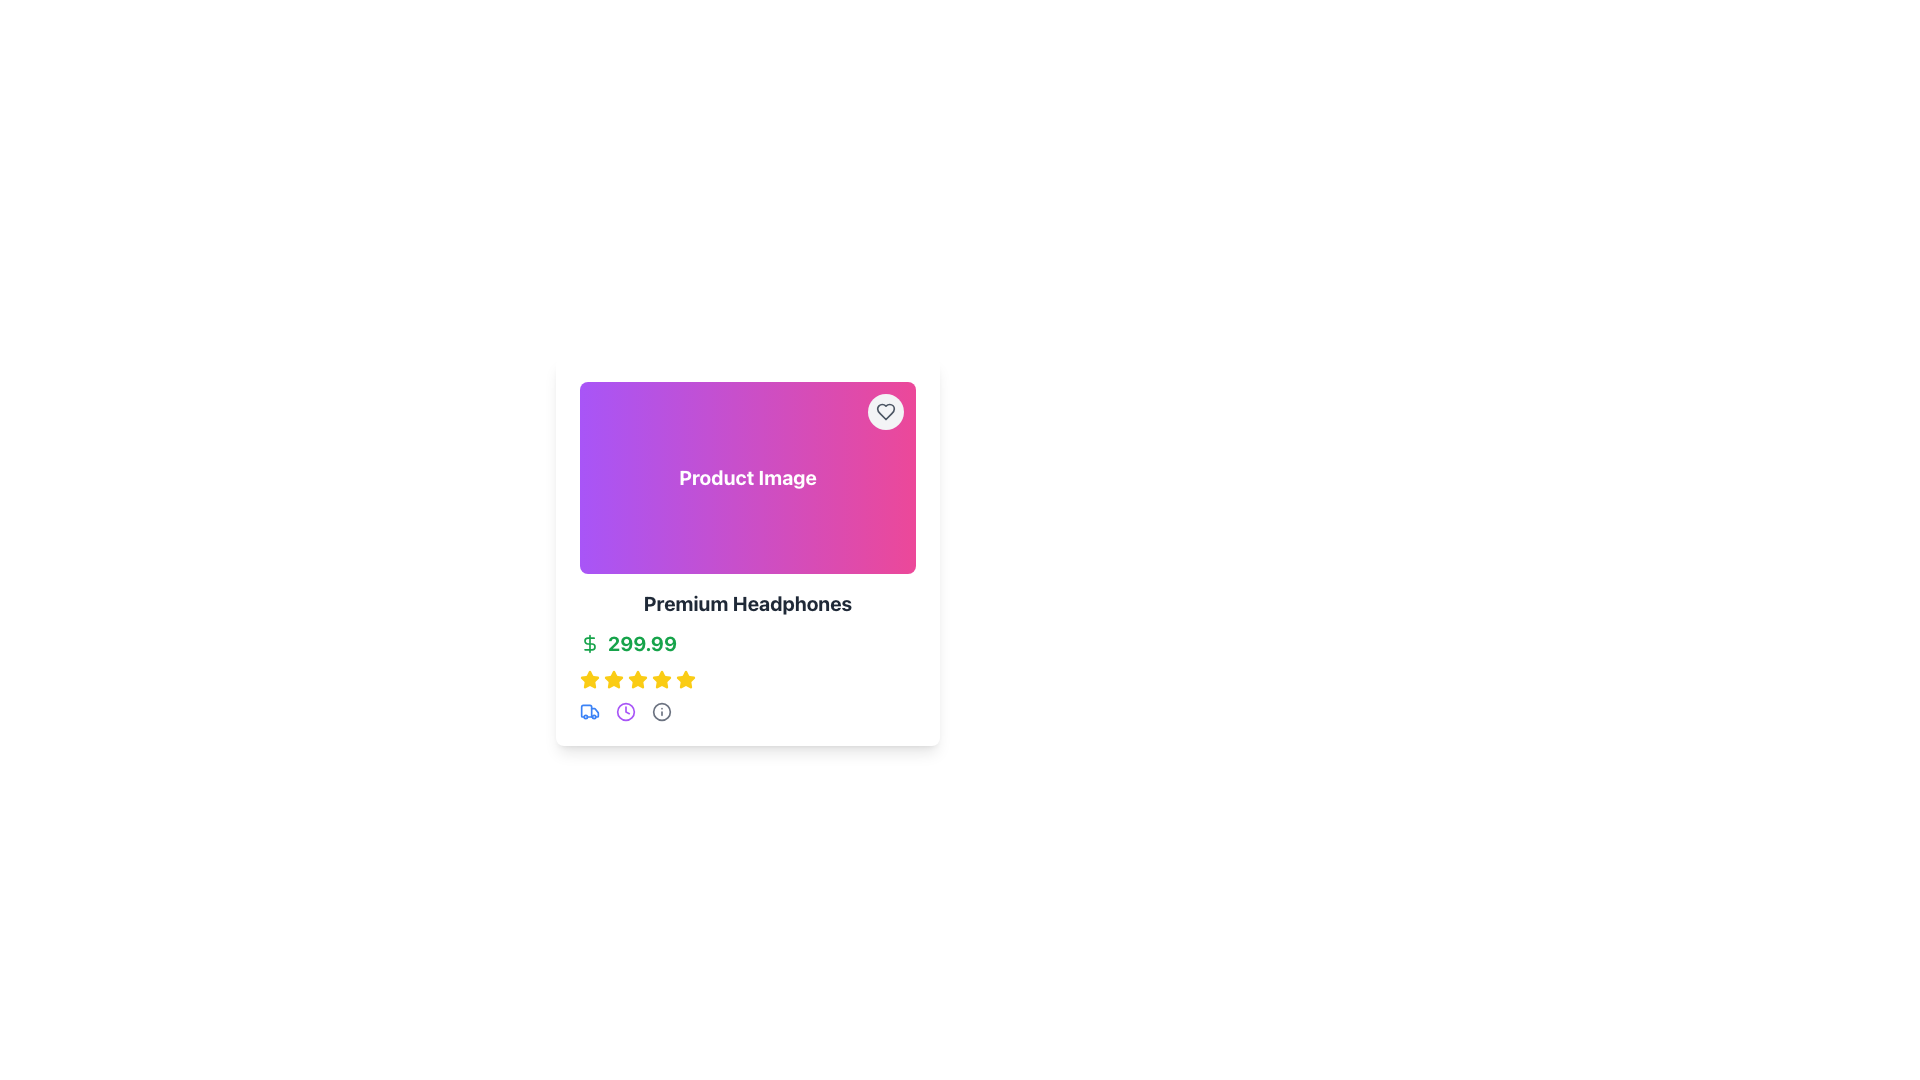 The image size is (1920, 1080). What do you see at coordinates (642, 644) in the screenshot?
I see `bolded, green-colored text label displaying the value '299.99', which is a prominent feature below the product title` at bounding box center [642, 644].